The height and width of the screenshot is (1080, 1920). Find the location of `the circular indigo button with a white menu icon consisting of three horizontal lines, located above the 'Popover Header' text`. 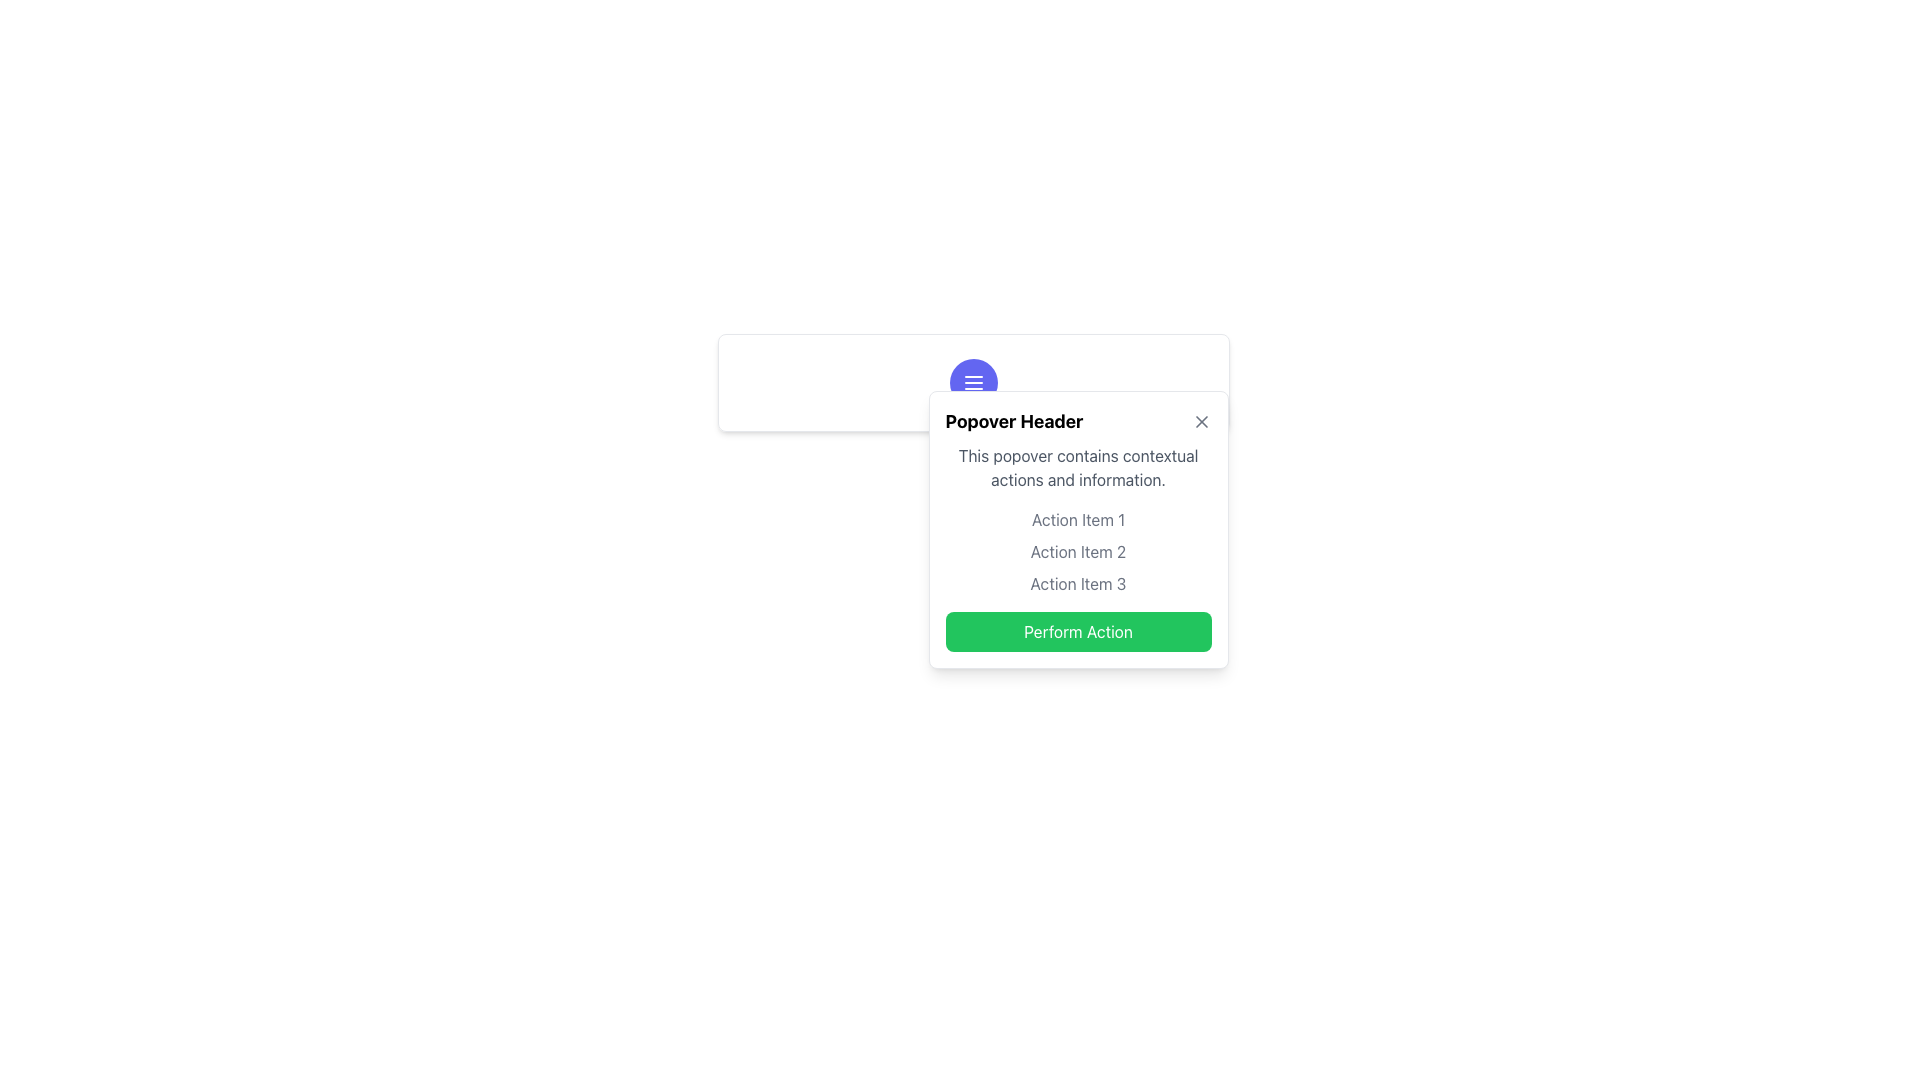

the circular indigo button with a white menu icon consisting of three horizontal lines, located above the 'Popover Header' text is located at coordinates (973, 382).